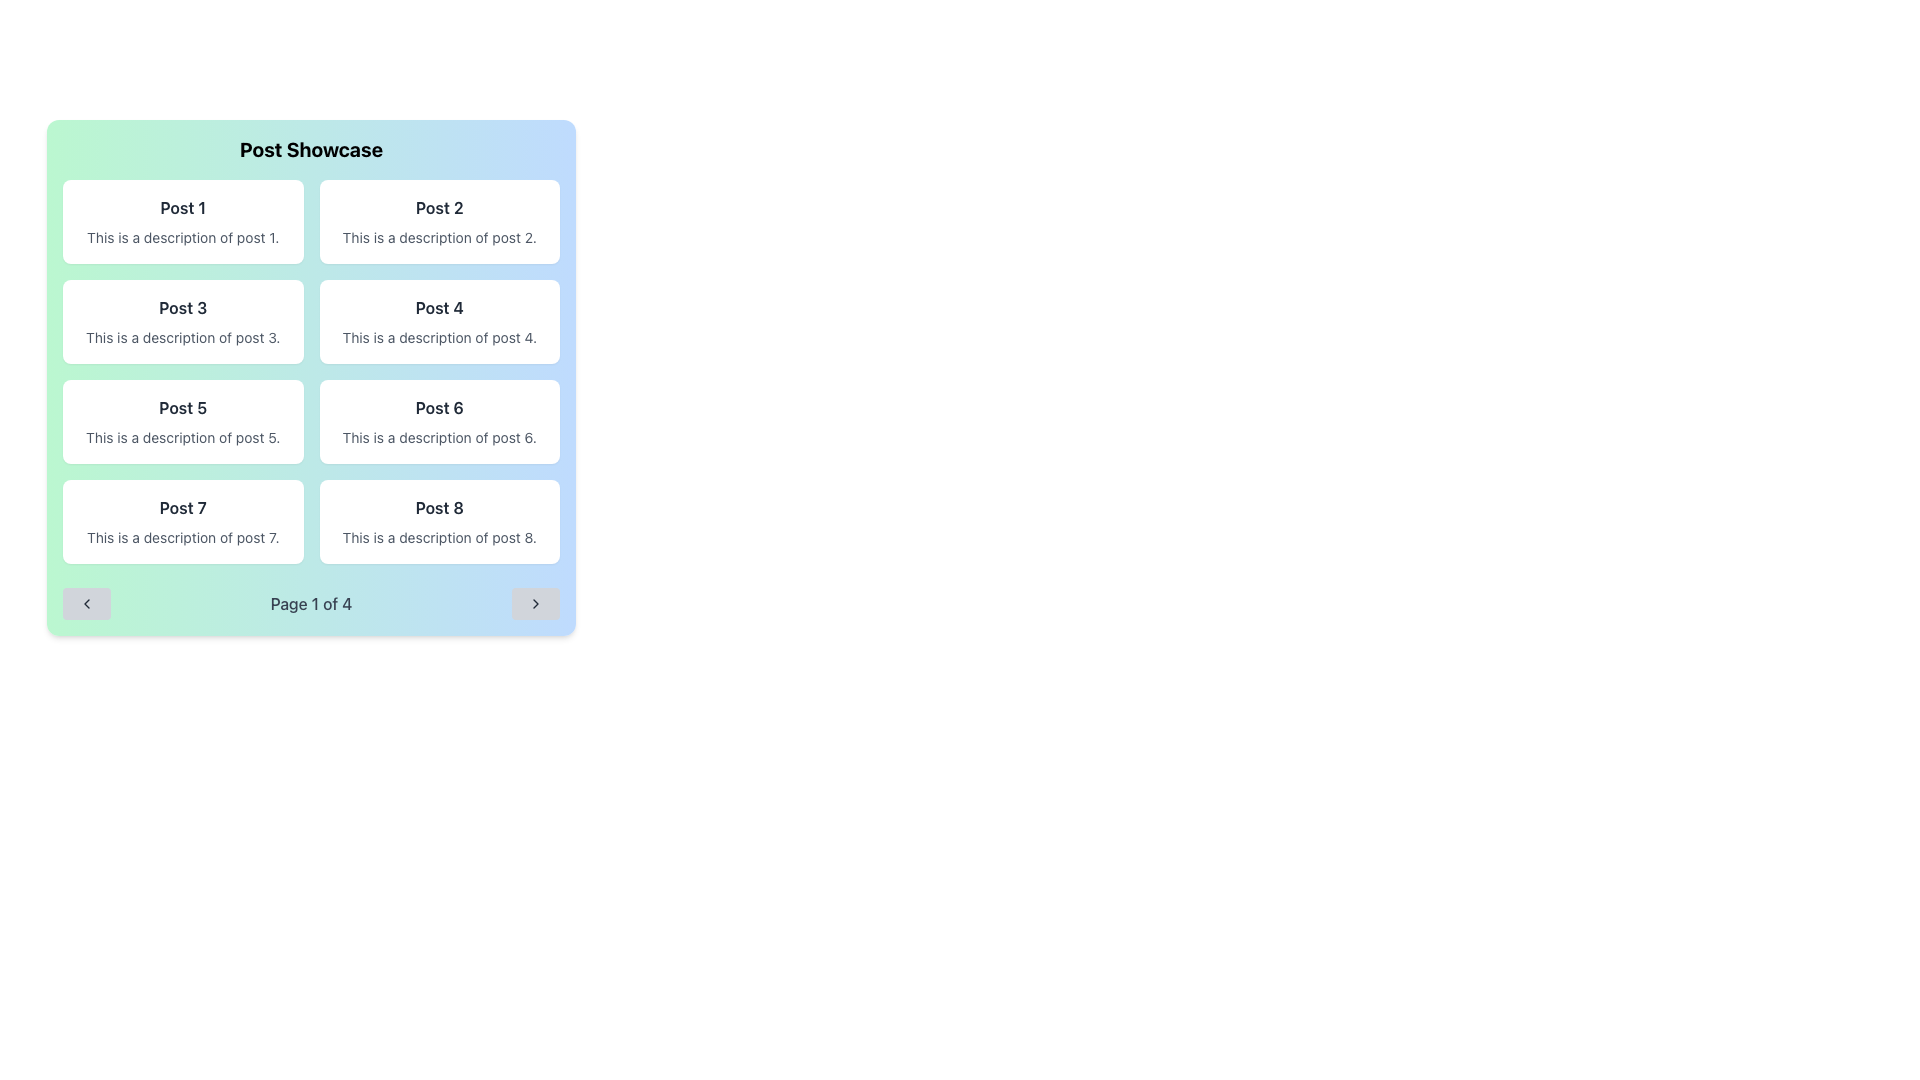  What do you see at coordinates (183, 507) in the screenshot?
I see `the text label displaying 'Post 7' which is bold and dark gray, located at the top of its card in the second row and first column of a 3x3 grid layout` at bounding box center [183, 507].